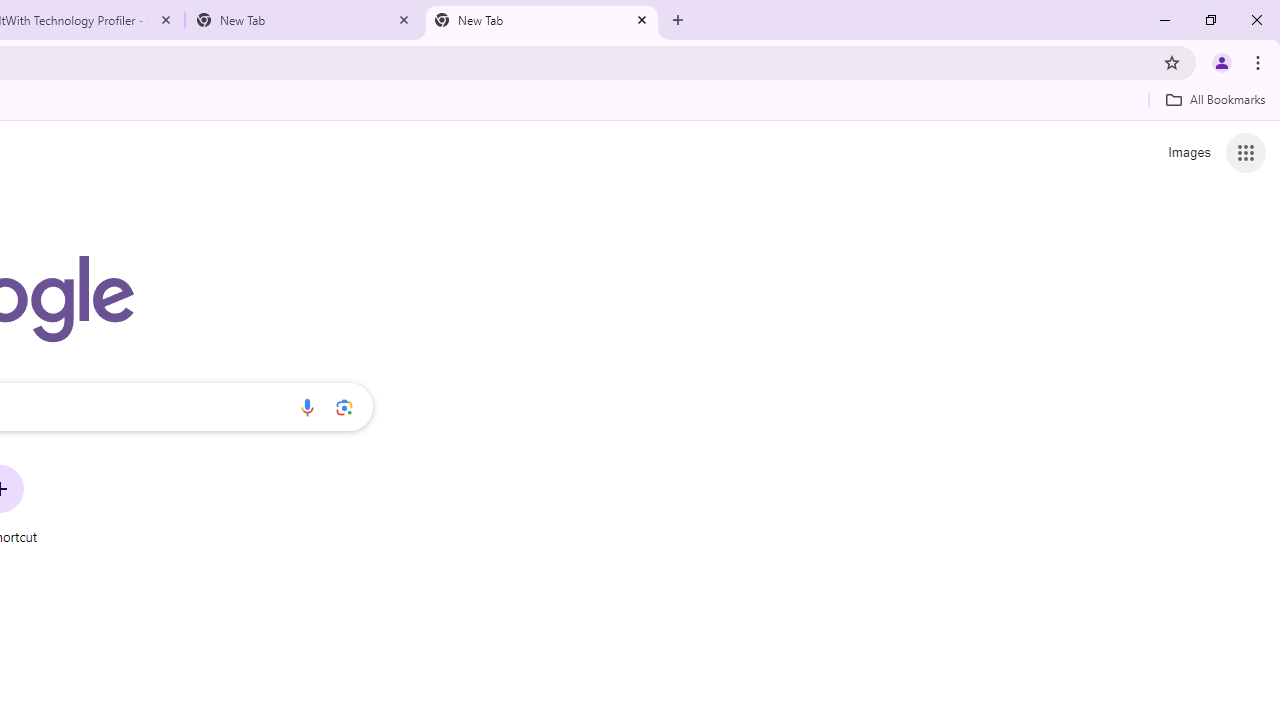 This screenshot has height=720, width=1280. What do you see at coordinates (303, 20) in the screenshot?
I see `'New Tab'` at bounding box center [303, 20].